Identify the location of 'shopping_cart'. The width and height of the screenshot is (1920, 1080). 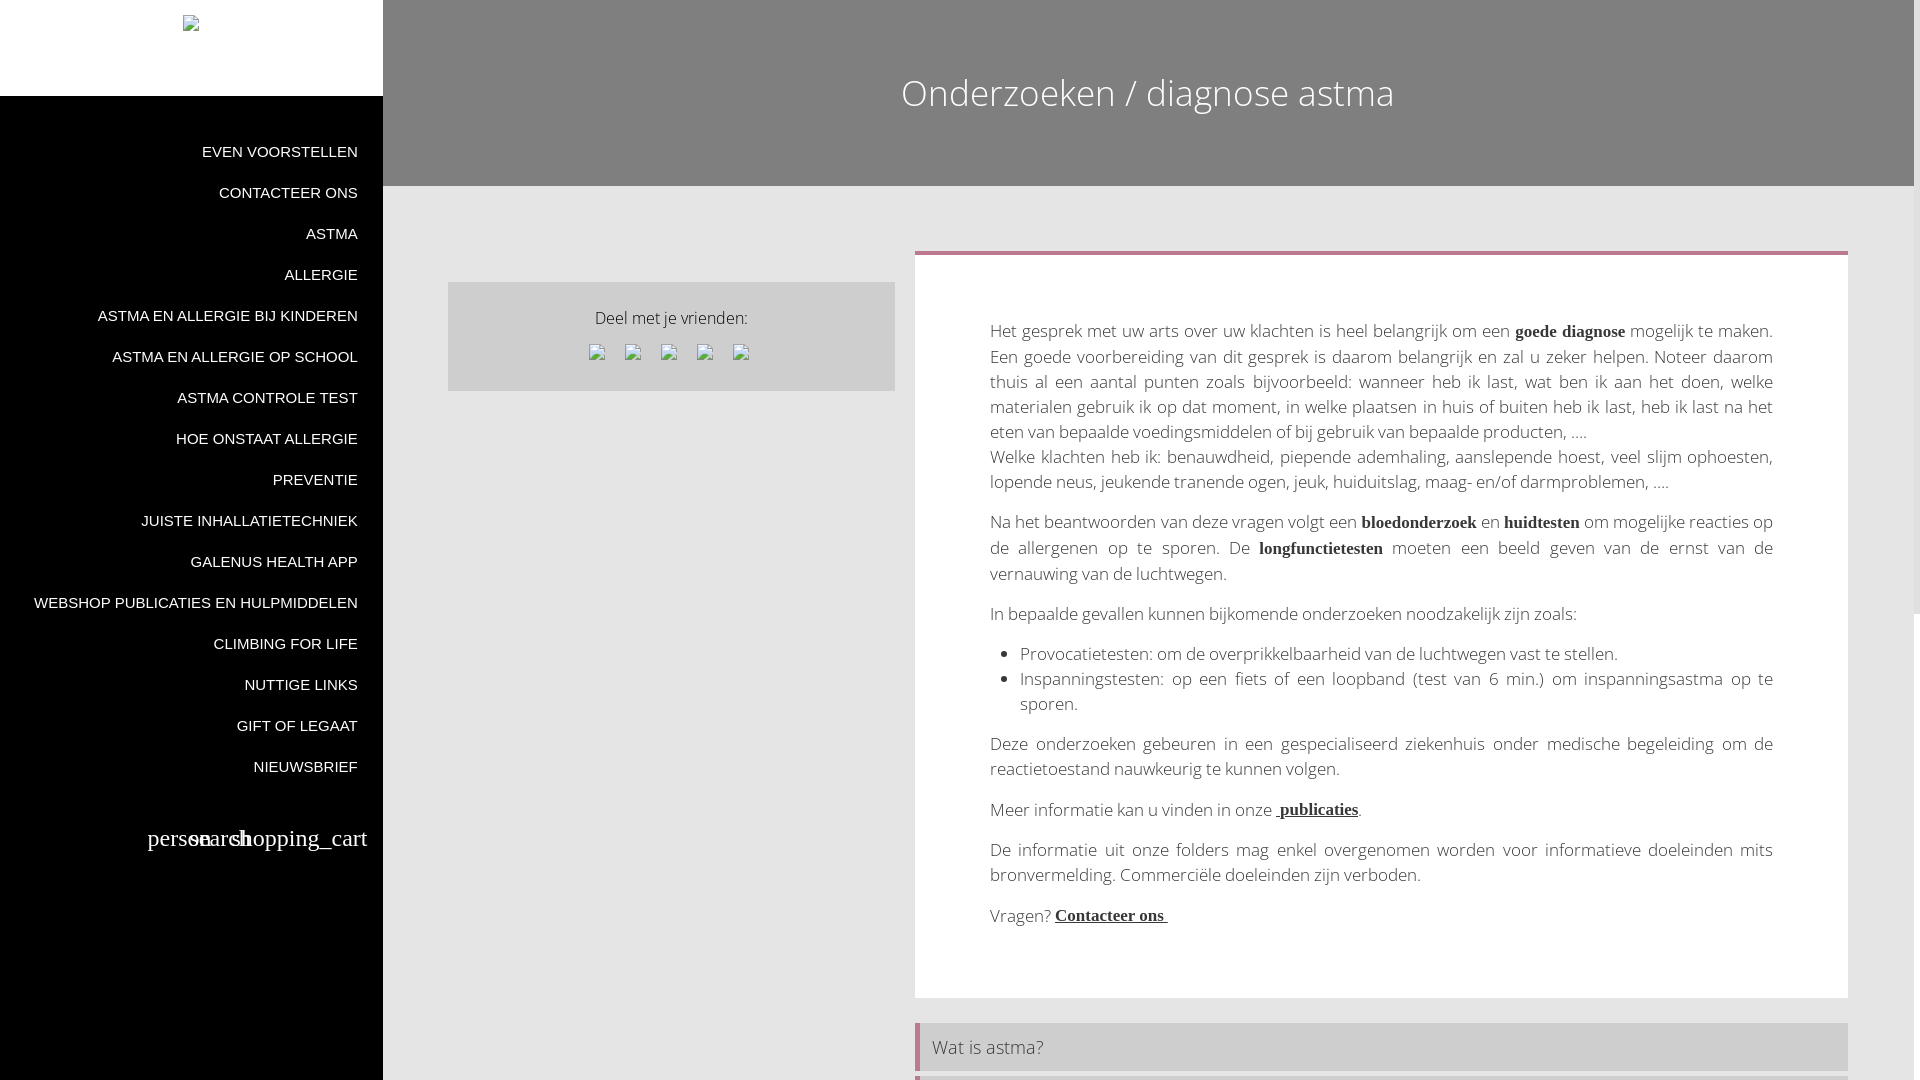
(300, 840).